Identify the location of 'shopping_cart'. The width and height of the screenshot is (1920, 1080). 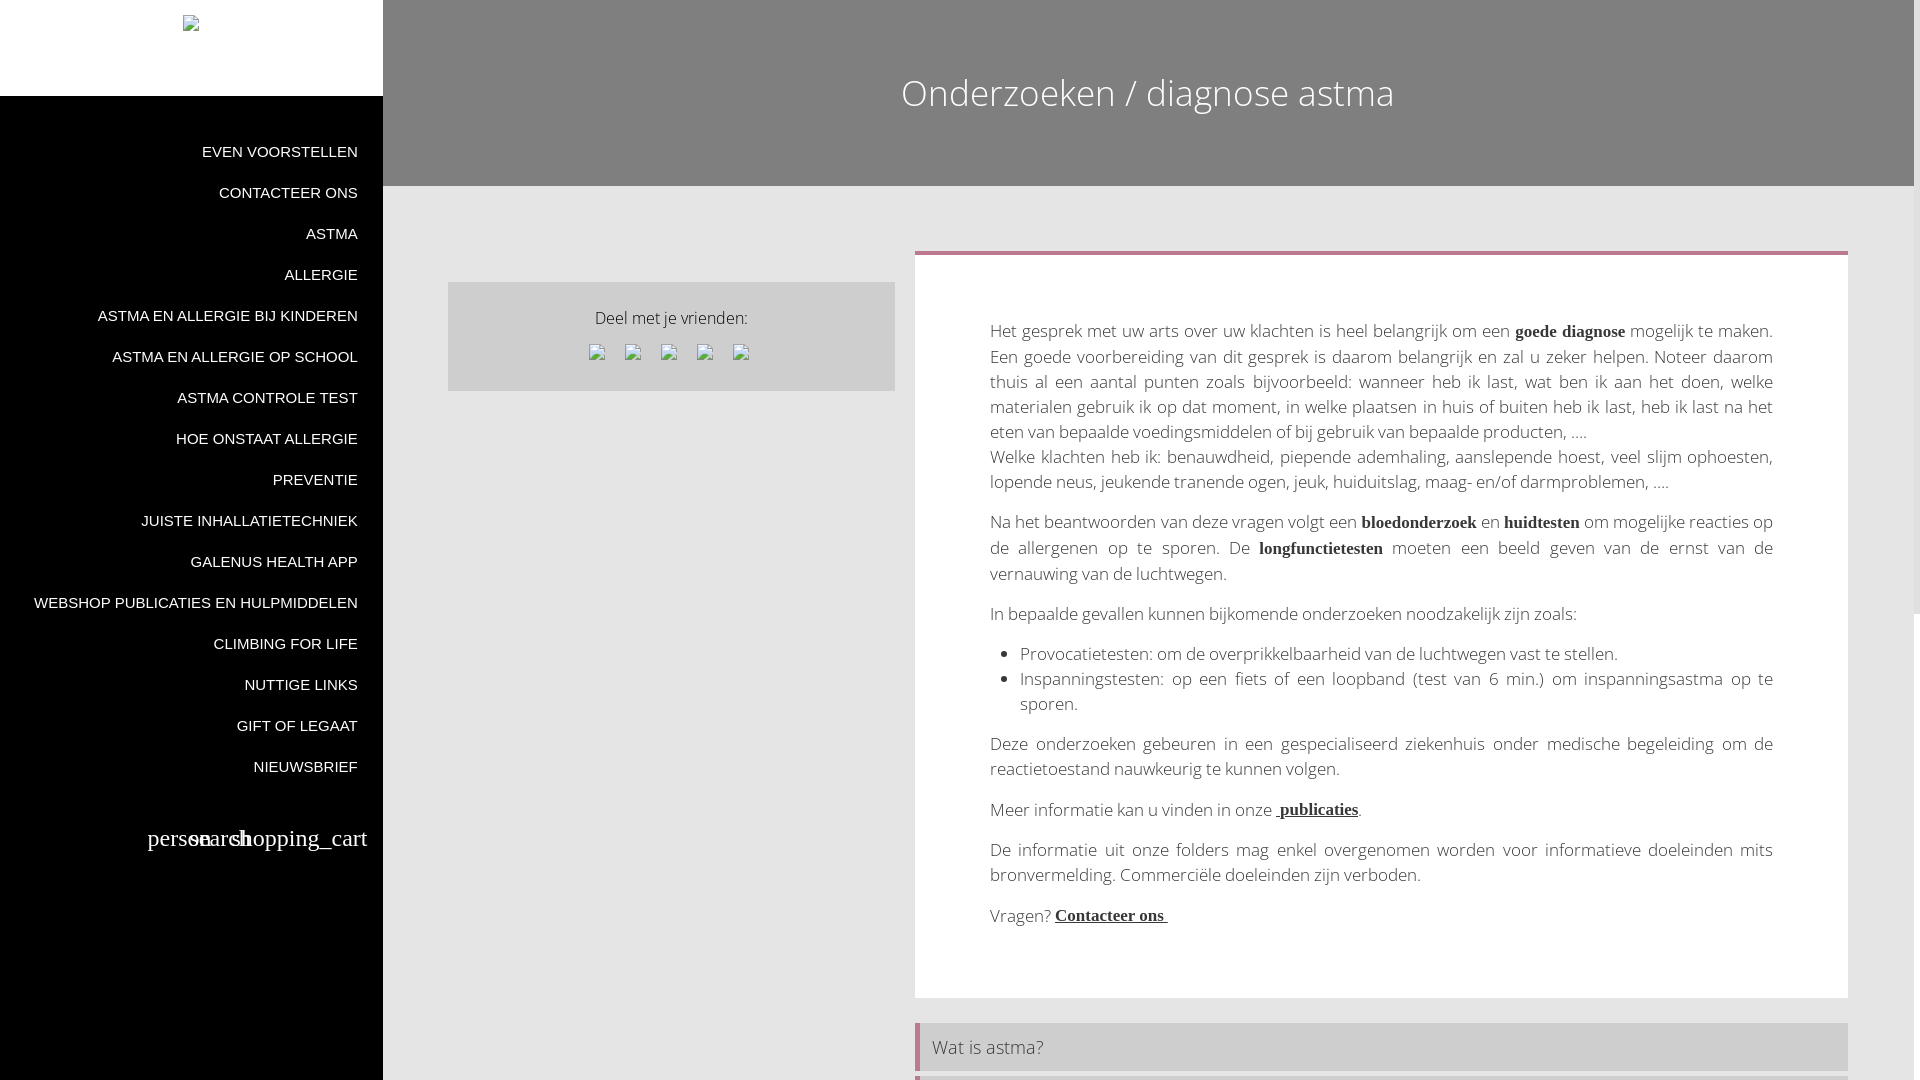
(300, 840).